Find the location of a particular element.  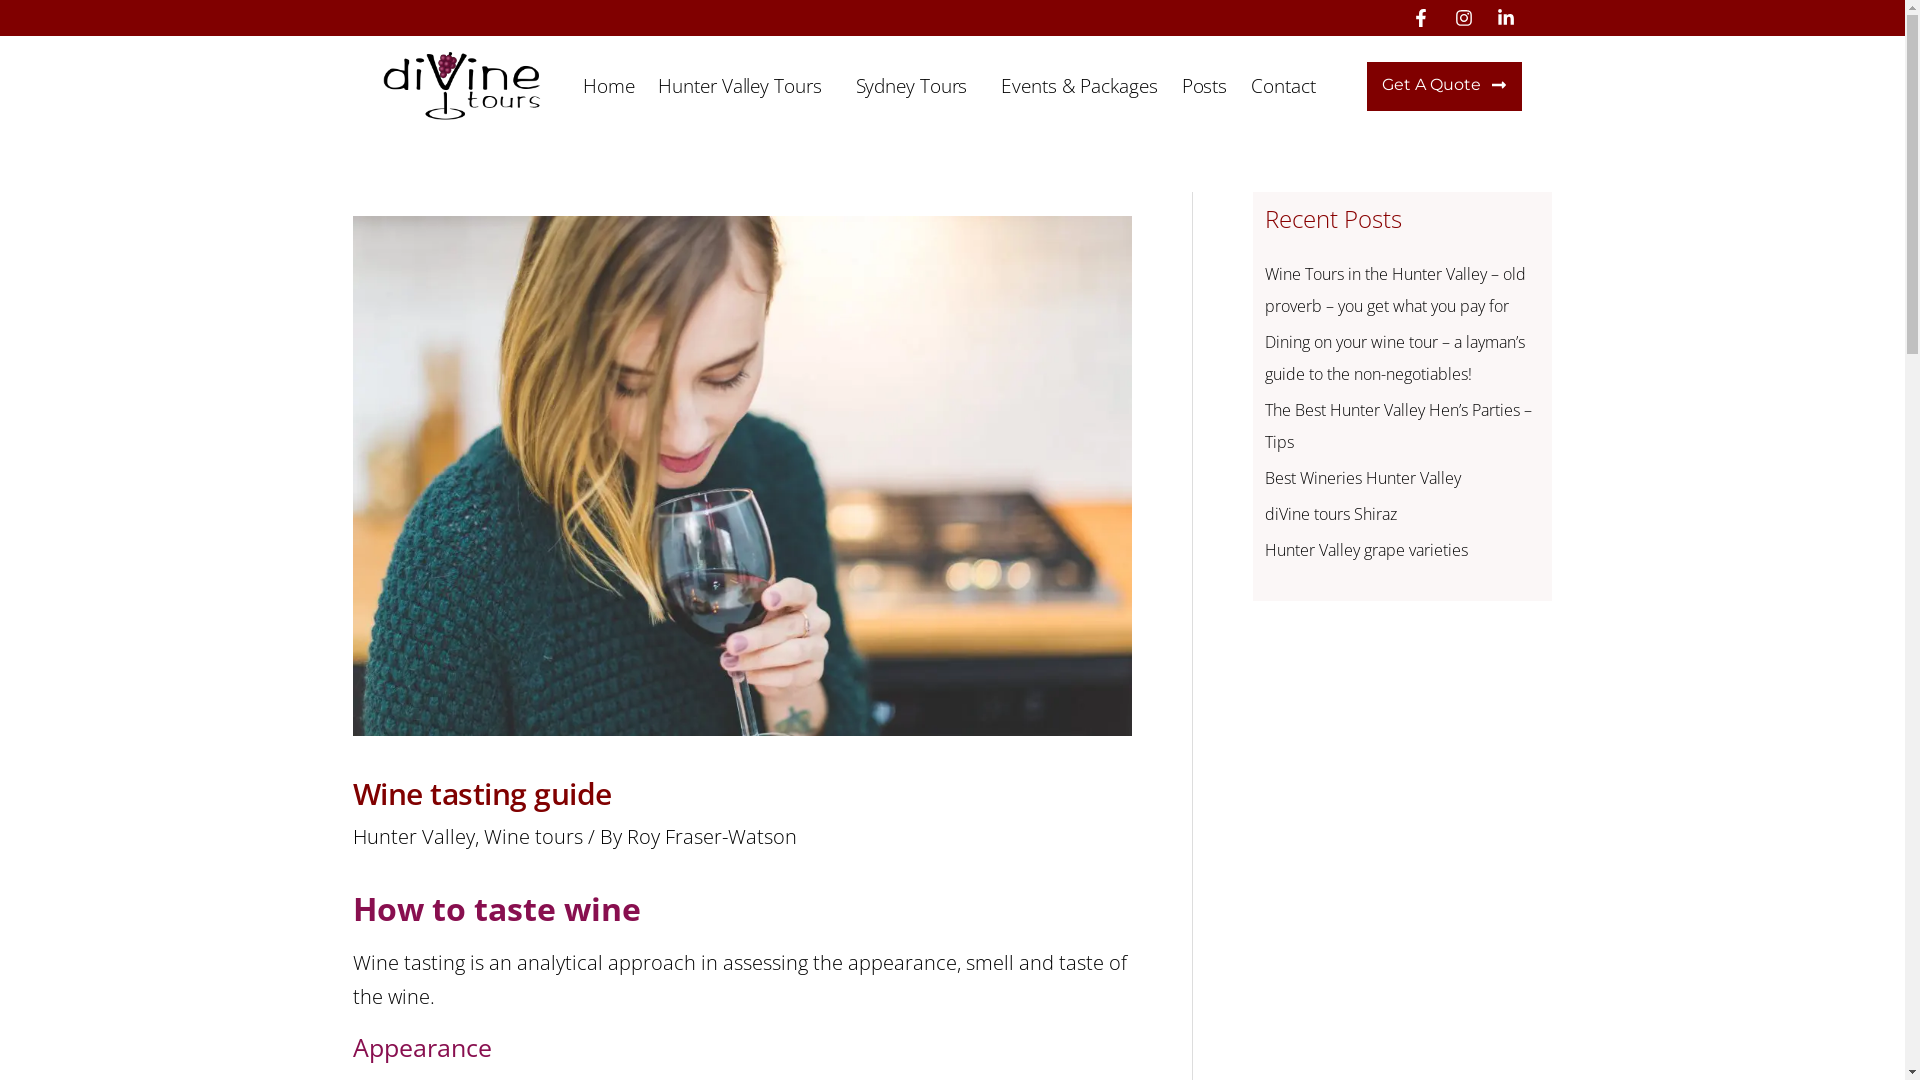

'Posts' is located at coordinates (1203, 84).